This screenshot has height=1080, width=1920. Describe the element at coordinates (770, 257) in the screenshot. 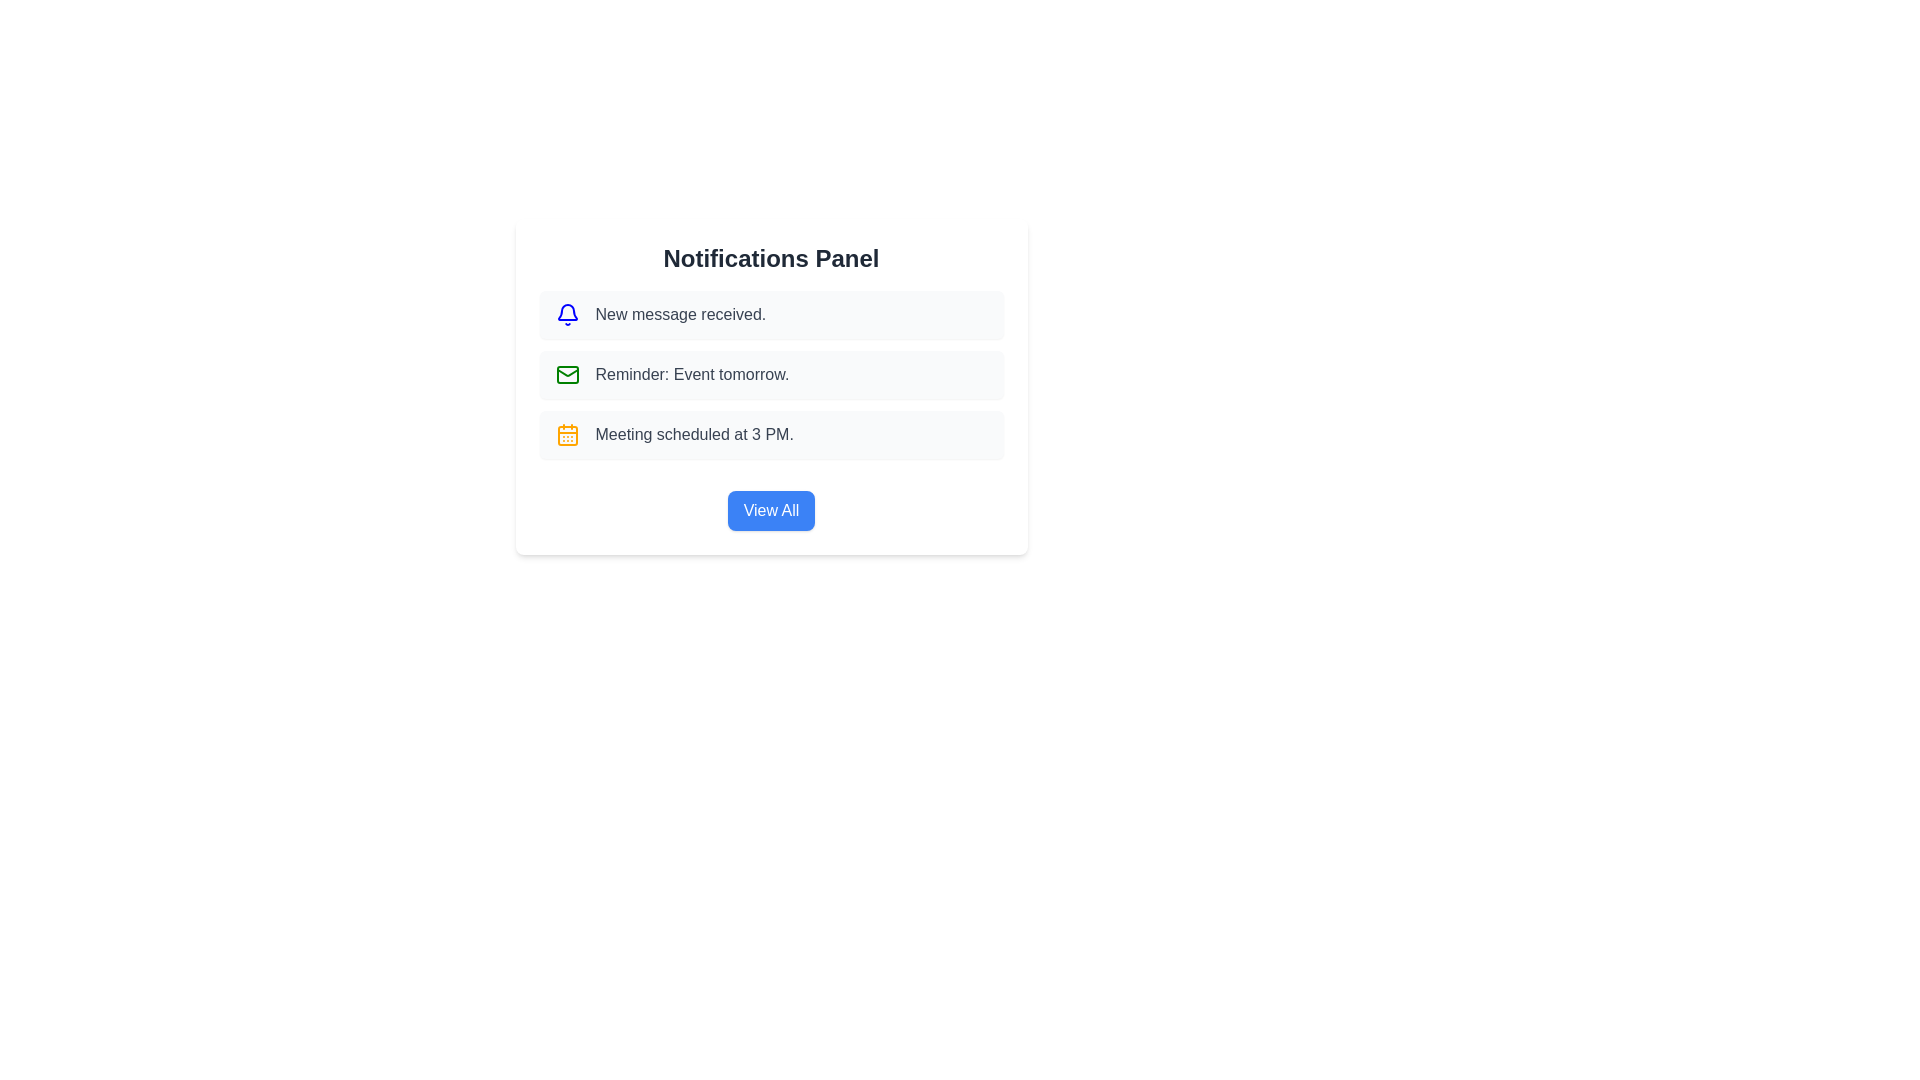

I see `styling of the 'Notifications Panel' text component, which is a bold, large font title in dark gray color located at the uppermost position of the notification panel` at that location.